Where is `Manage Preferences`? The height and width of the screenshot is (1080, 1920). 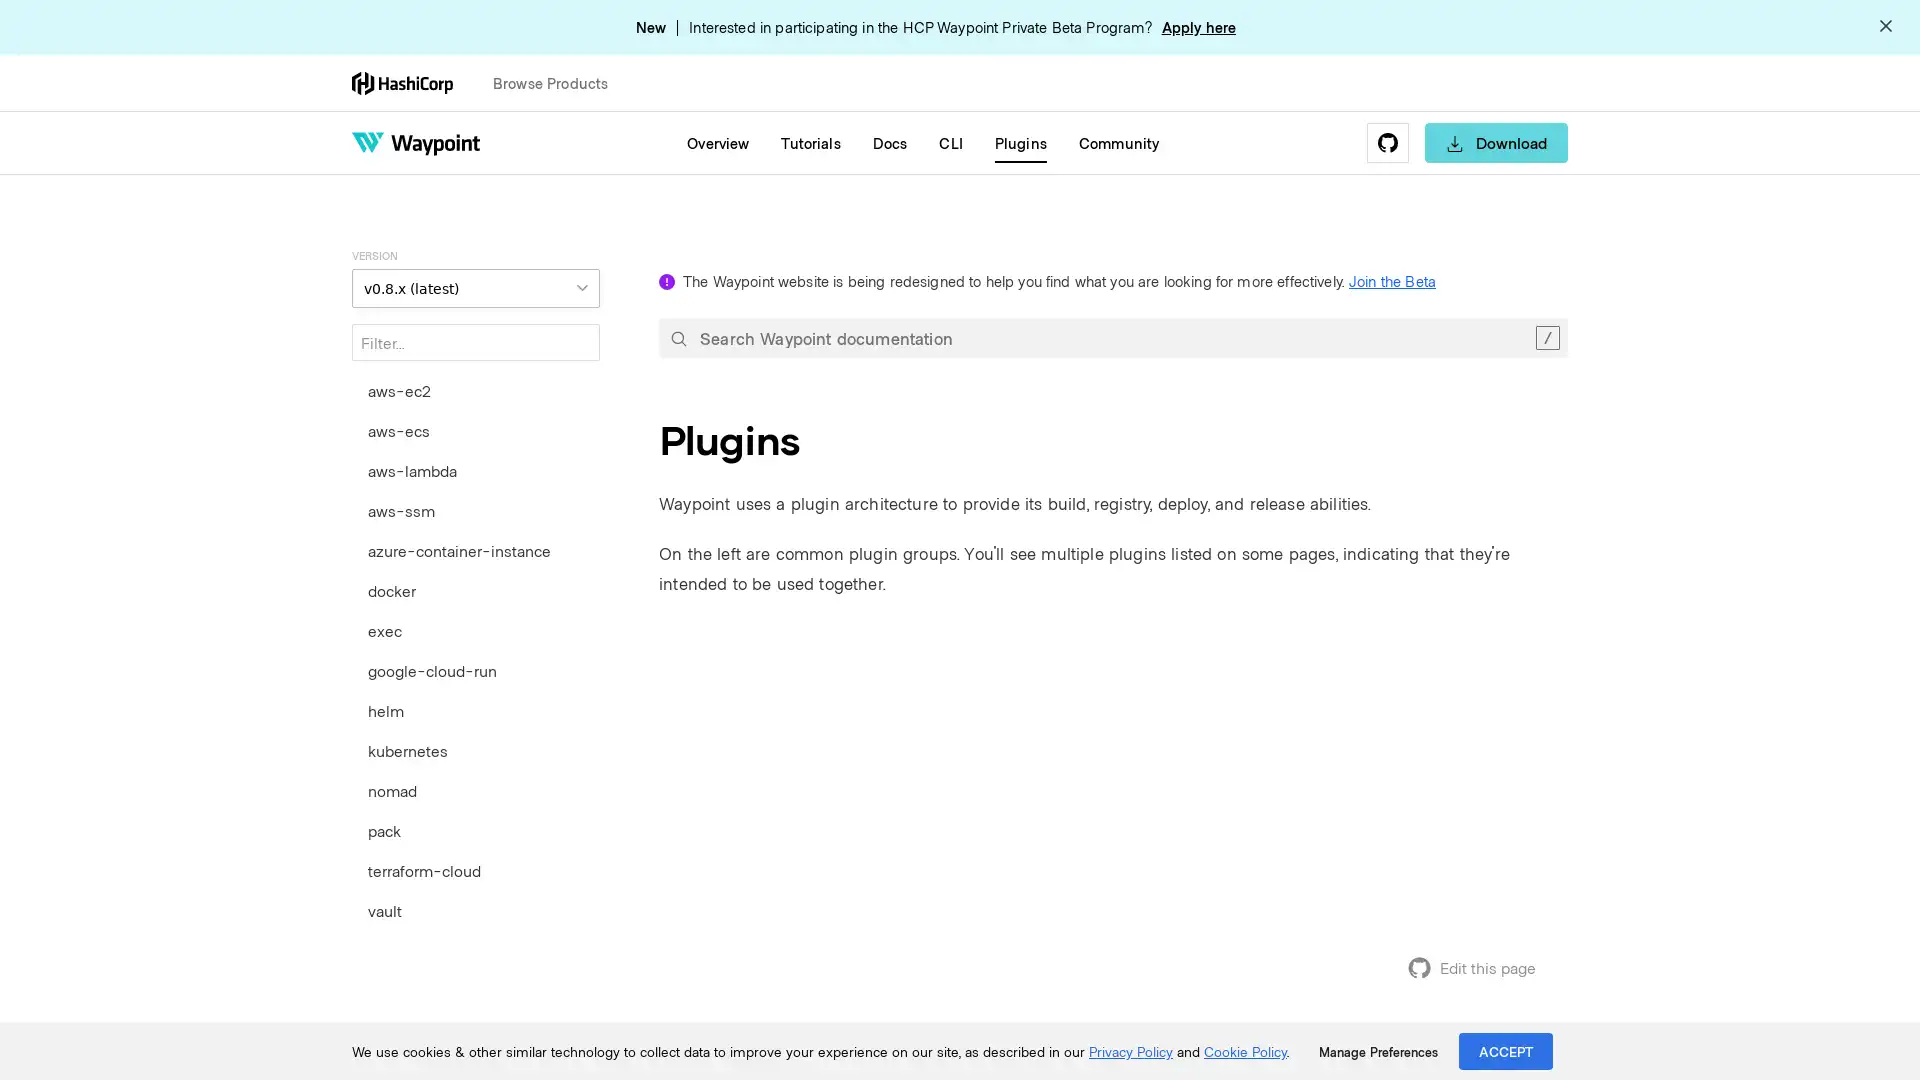 Manage Preferences is located at coordinates (1377, 1051).